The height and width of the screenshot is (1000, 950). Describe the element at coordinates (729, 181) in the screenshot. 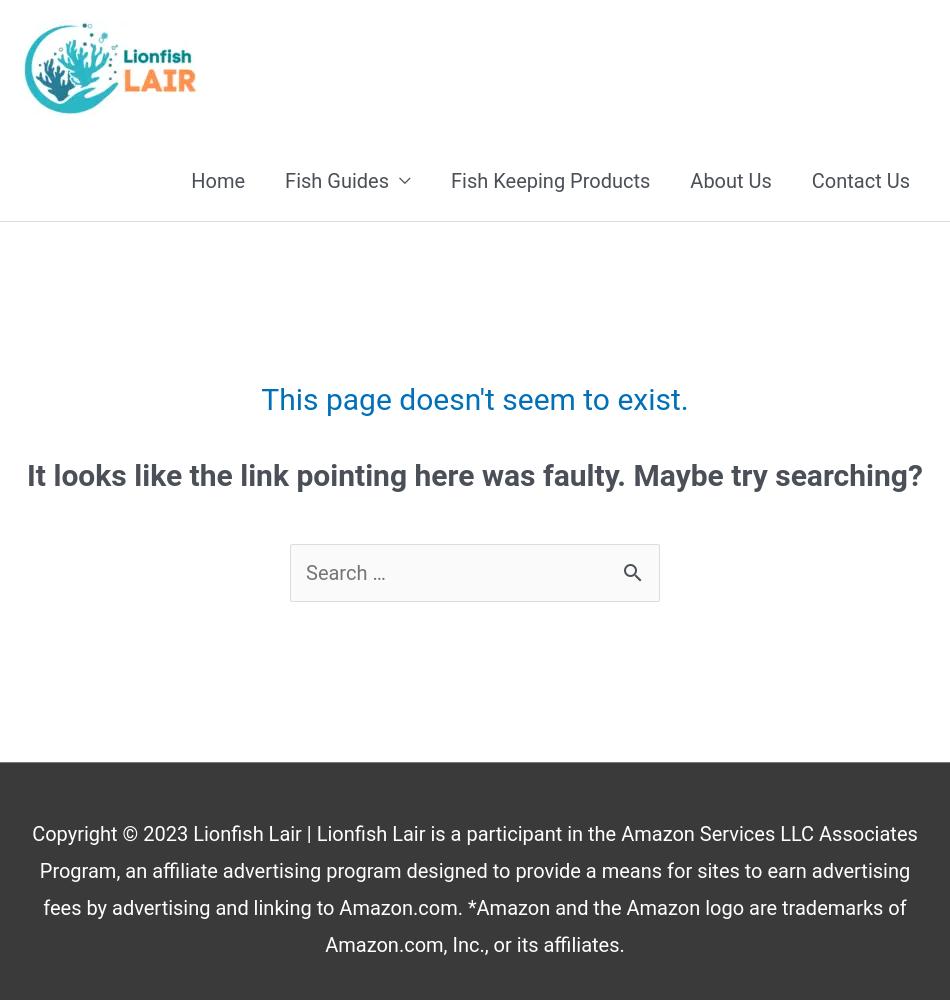

I see `'About Us'` at that location.